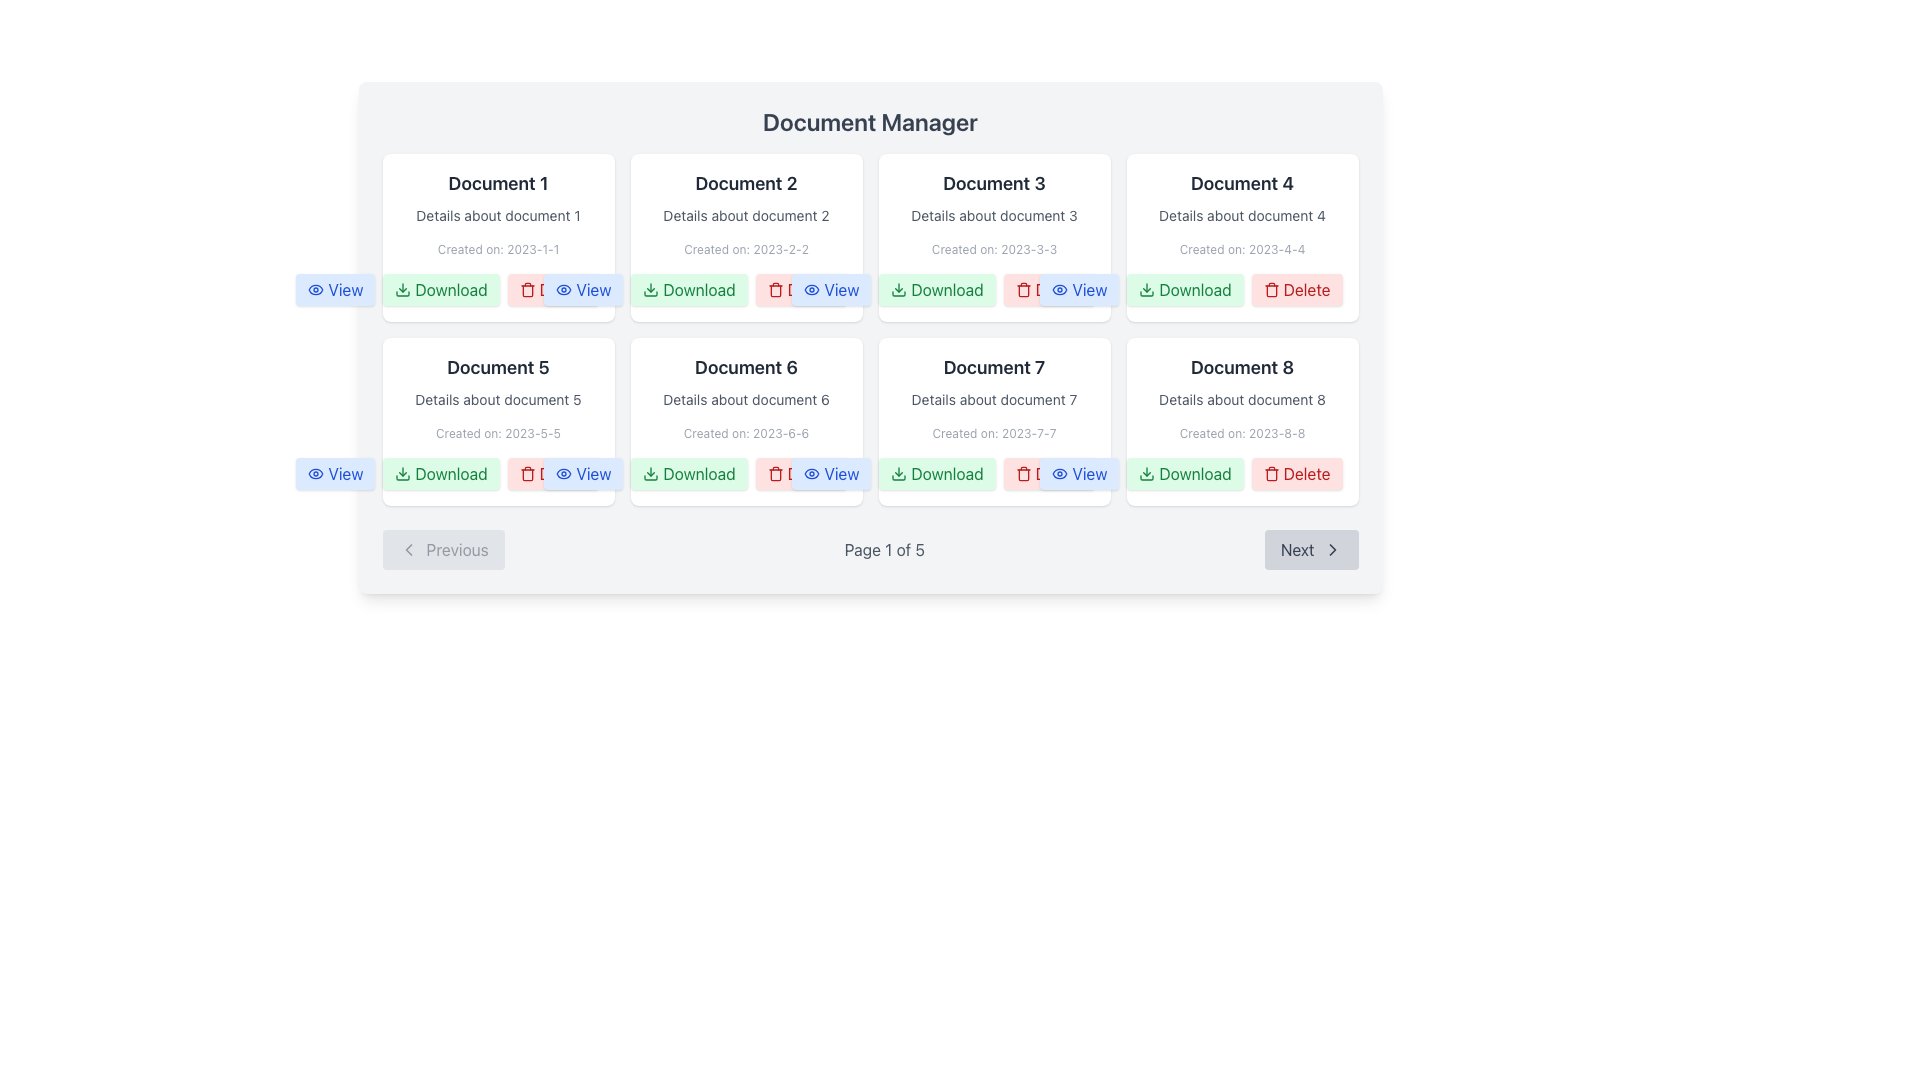  I want to click on the text label indicating the current position within the pagination structure, located between the 'Previous' and 'Next' buttons at the bottom of the interface, so click(883, 550).